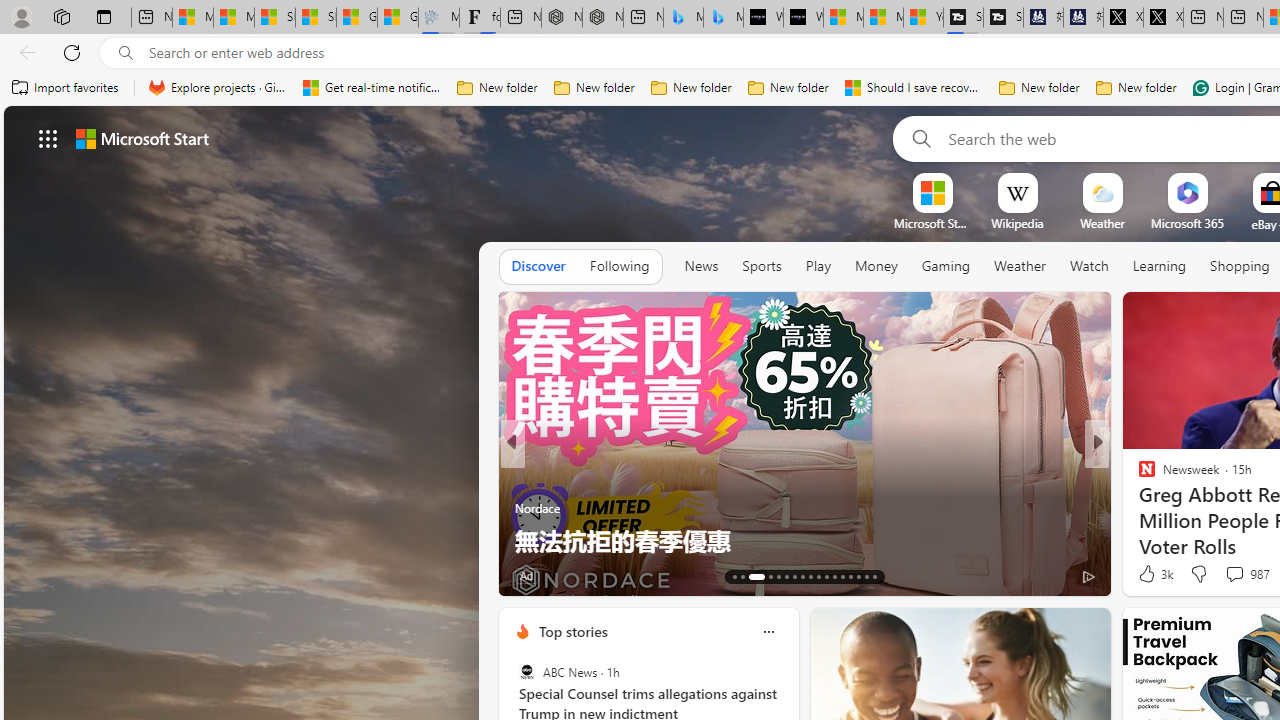 Image resolution: width=1280 pixels, height=720 pixels. Describe the element at coordinates (1159, 266) in the screenshot. I see `'Learning'` at that location.